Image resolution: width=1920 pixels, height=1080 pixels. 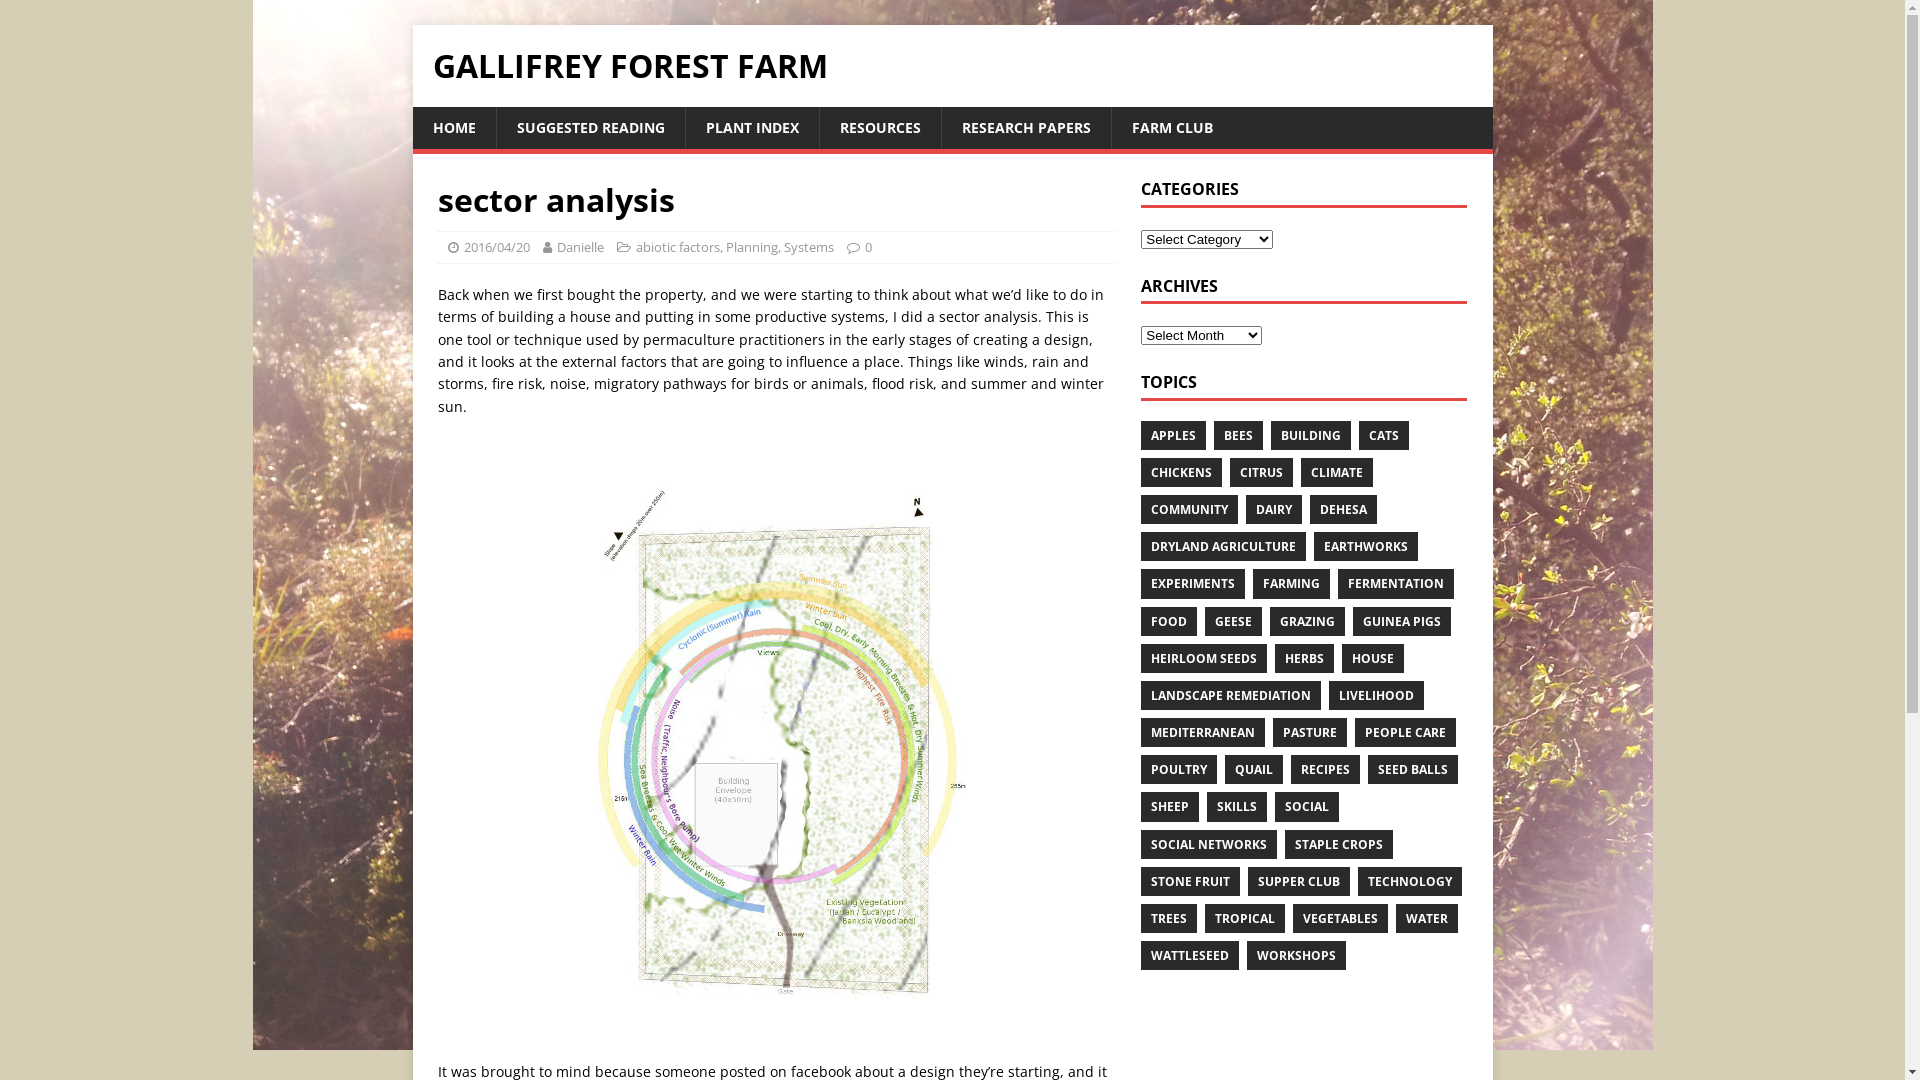 What do you see at coordinates (1169, 619) in the screenshot?
I see `'FOOD'` at bounding box center [1169, 619].